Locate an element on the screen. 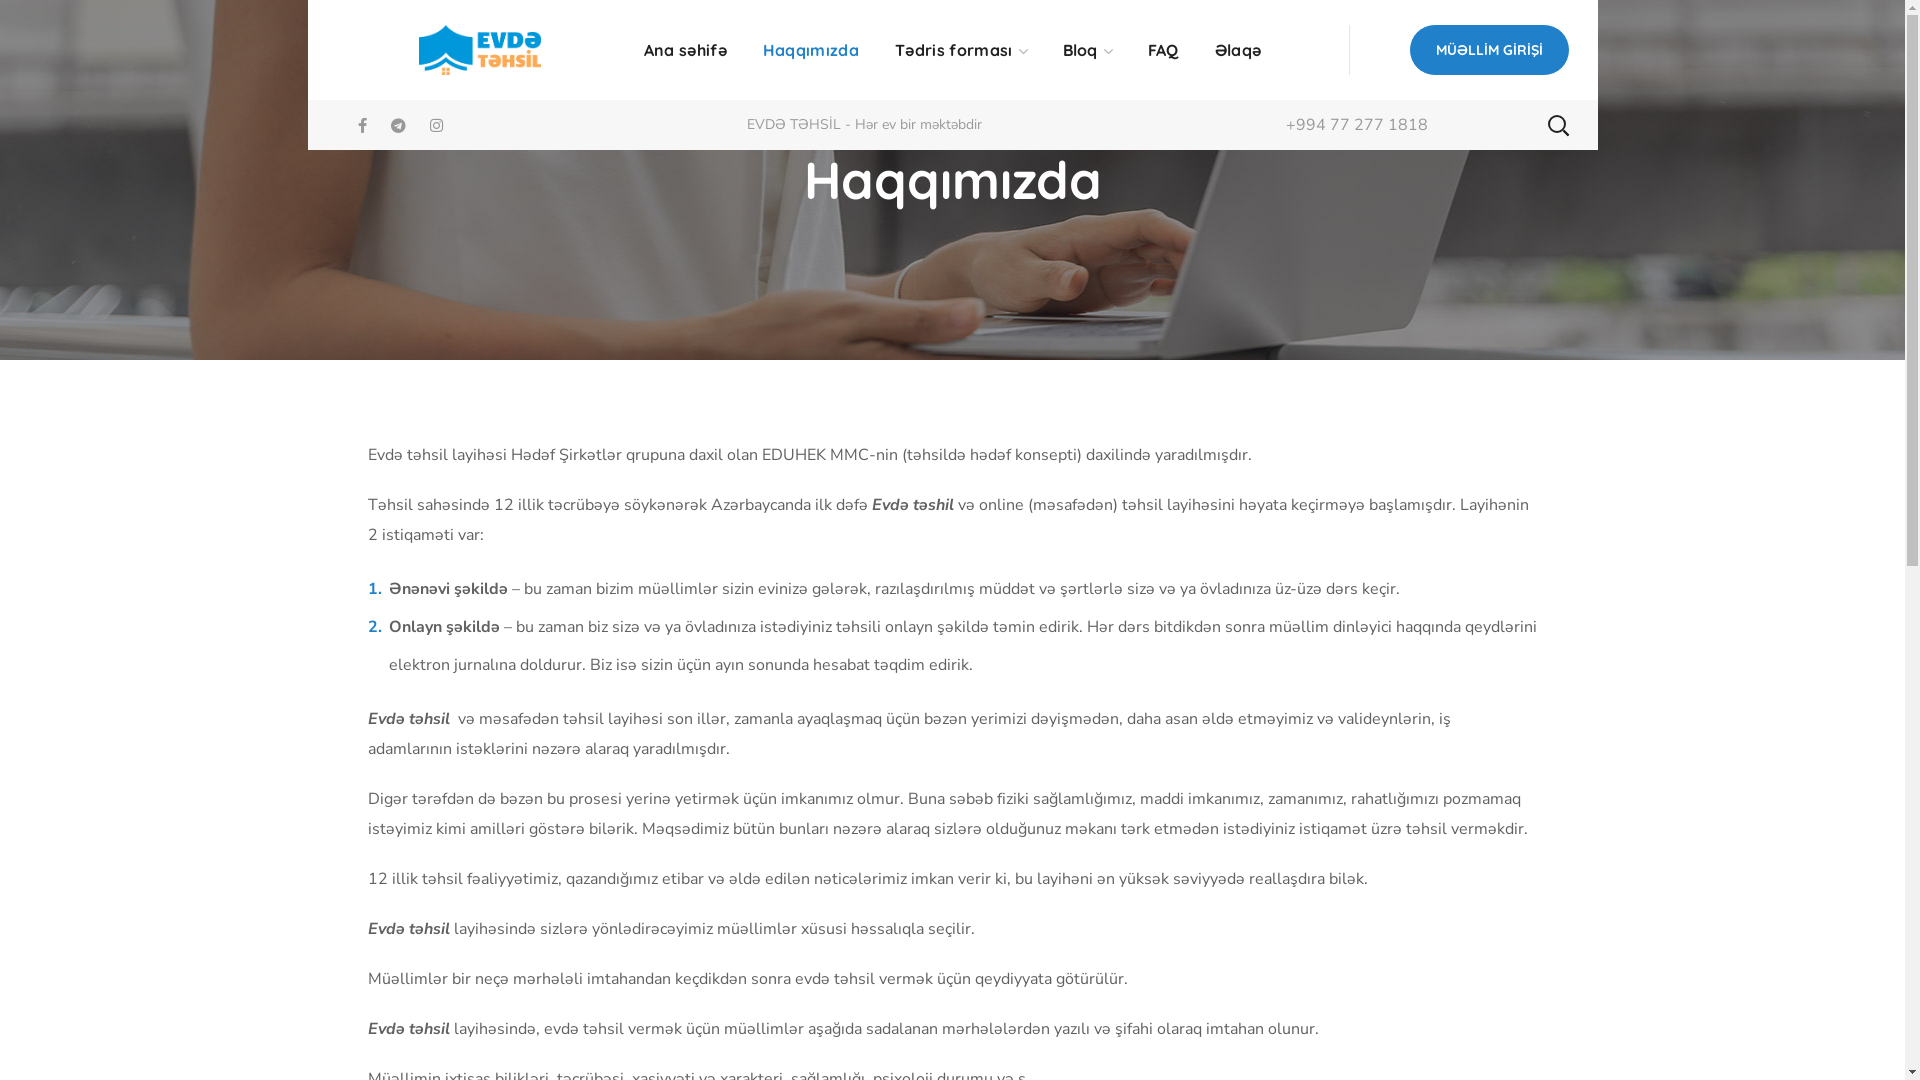  'Bloq' is located at coordinates (1086, 49).